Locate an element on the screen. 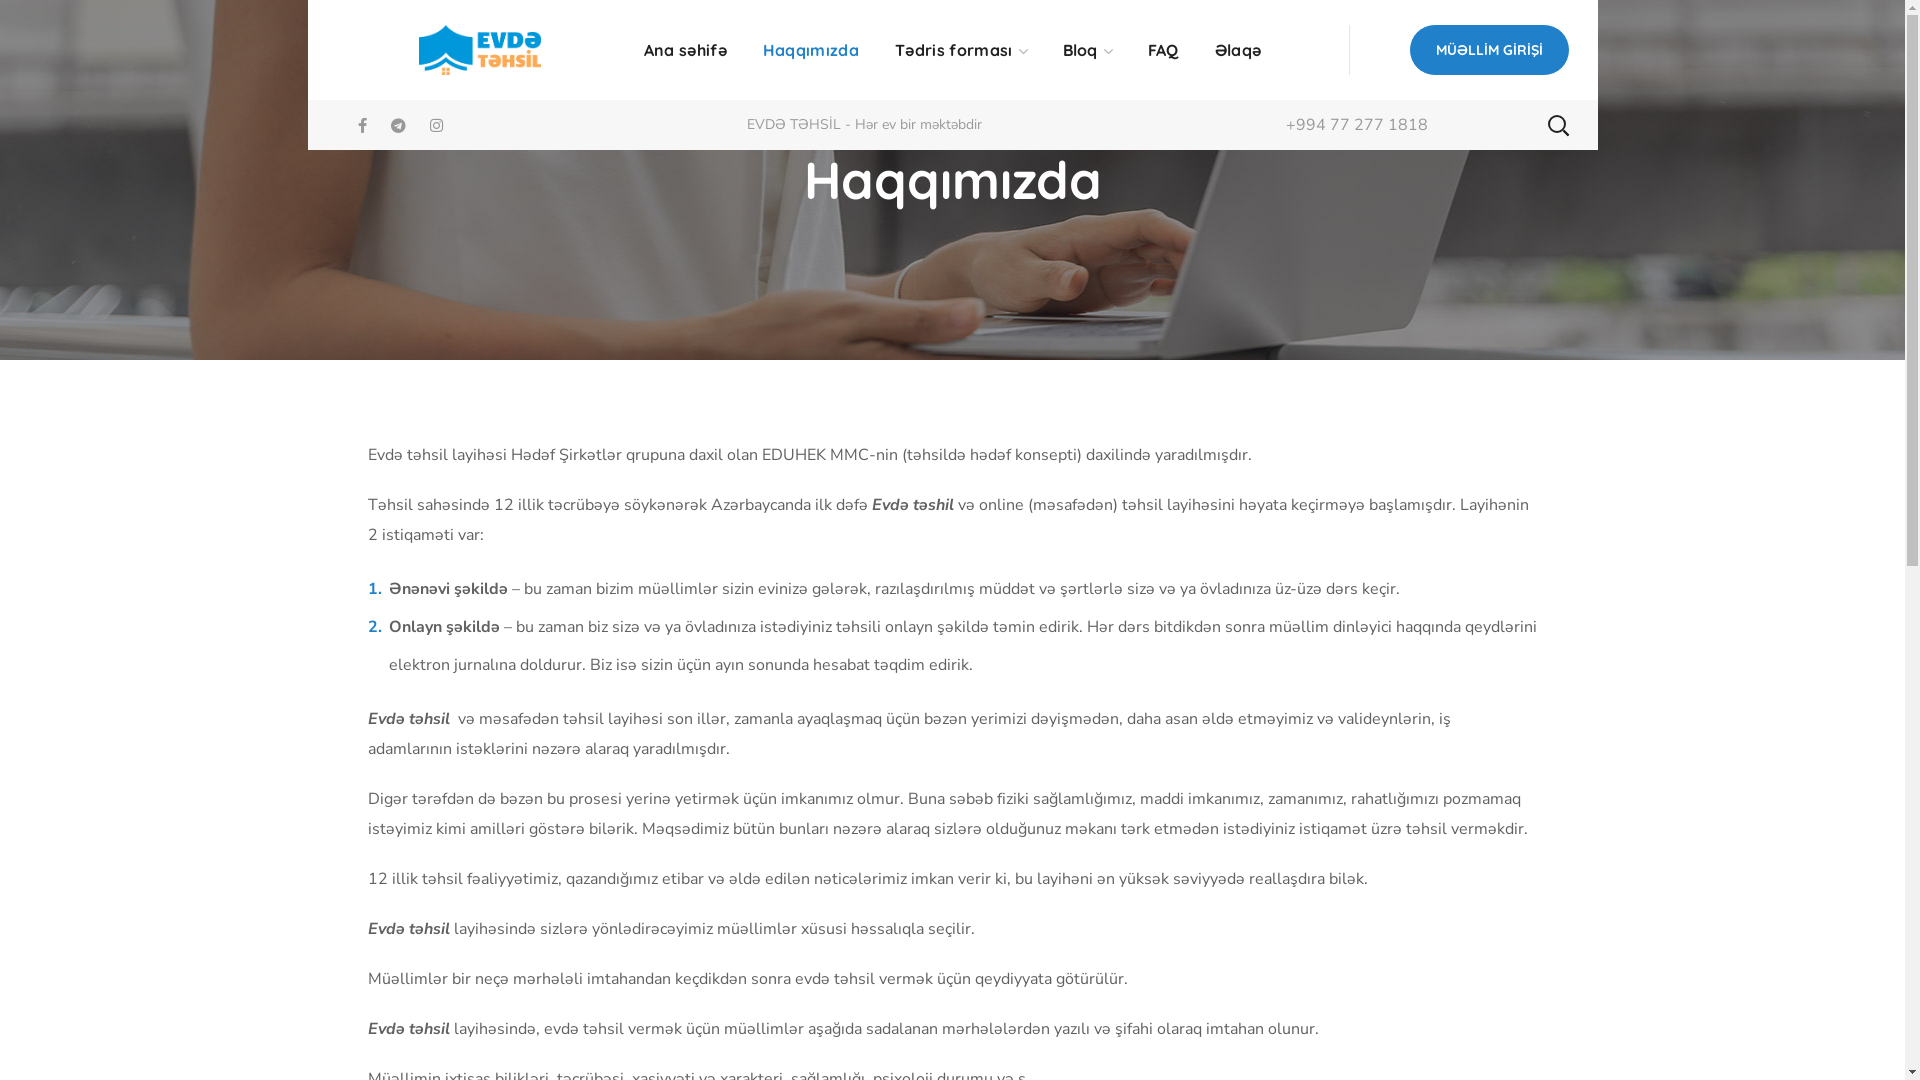  'Bloq' is located at coordinates (1086, 49).